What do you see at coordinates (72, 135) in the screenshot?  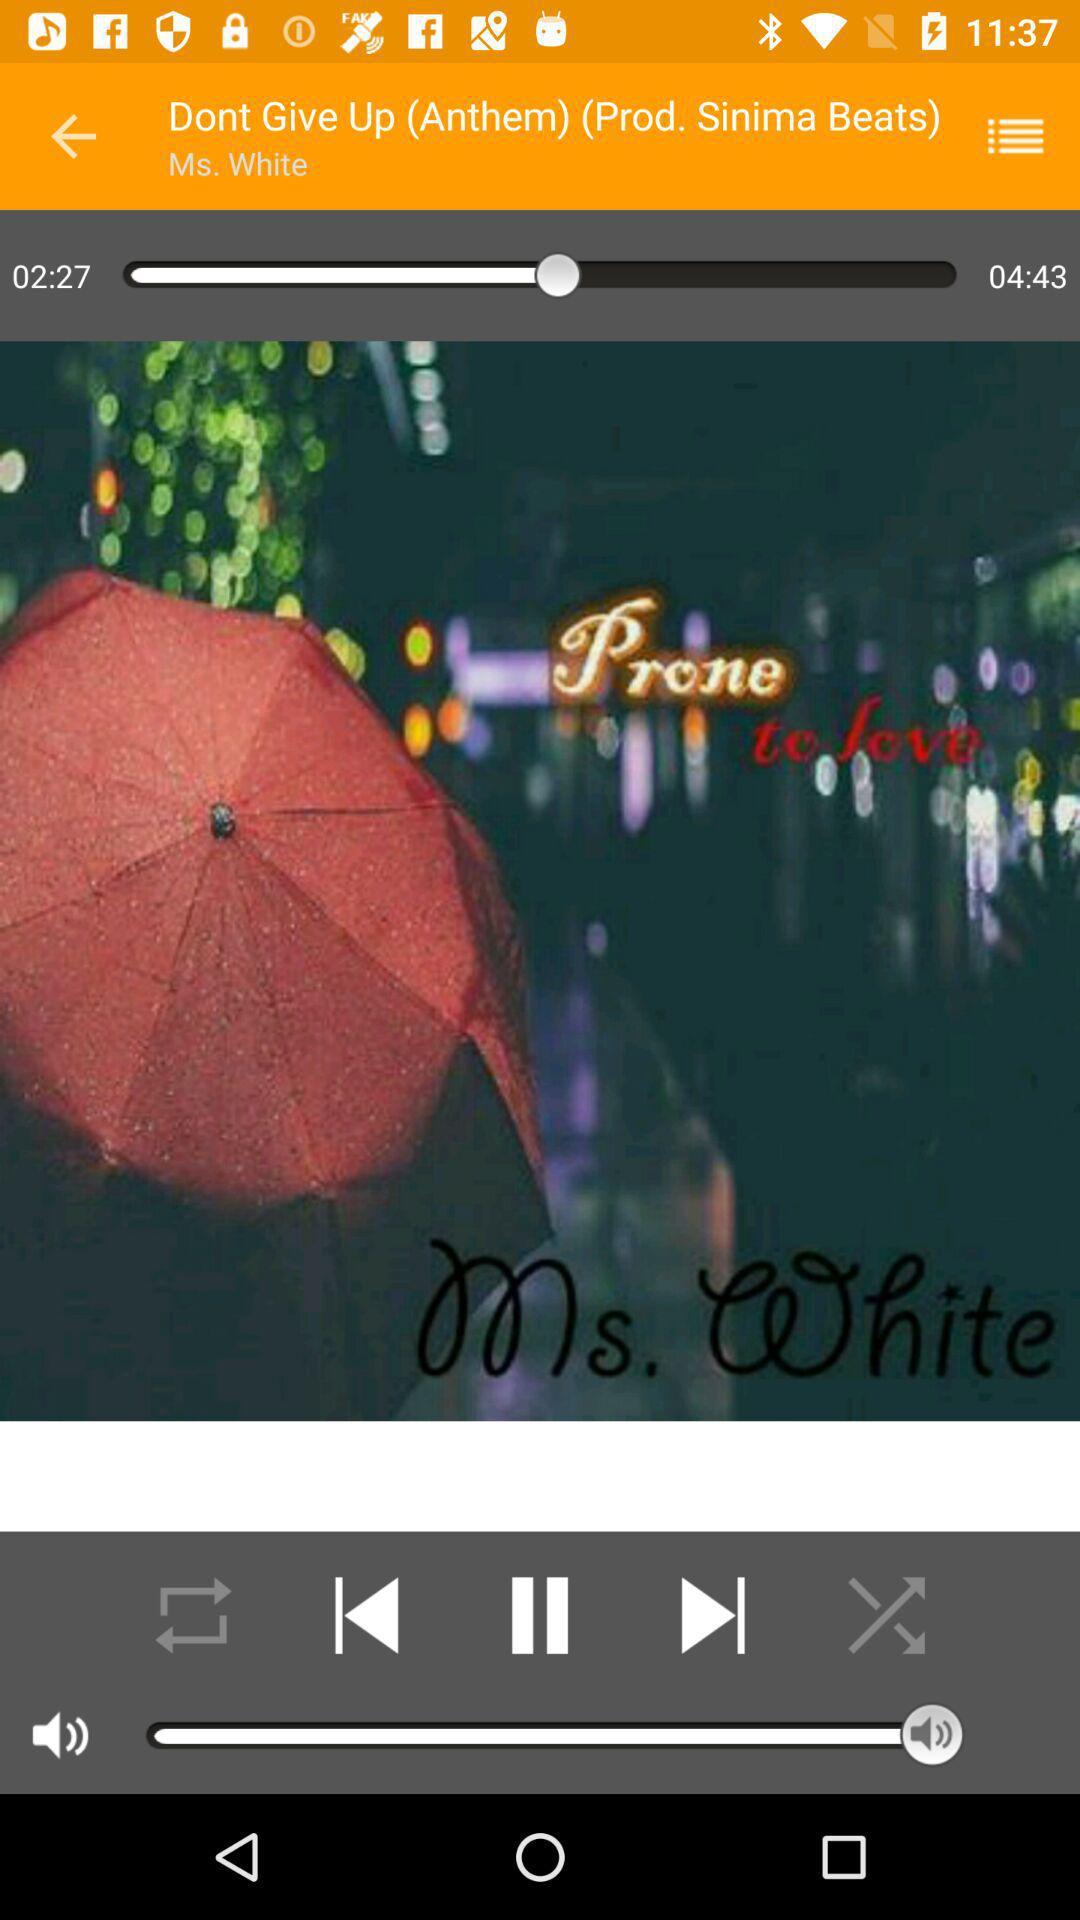 I see `the icon to the left of the dont give up item` at bounding box center [72, 135].